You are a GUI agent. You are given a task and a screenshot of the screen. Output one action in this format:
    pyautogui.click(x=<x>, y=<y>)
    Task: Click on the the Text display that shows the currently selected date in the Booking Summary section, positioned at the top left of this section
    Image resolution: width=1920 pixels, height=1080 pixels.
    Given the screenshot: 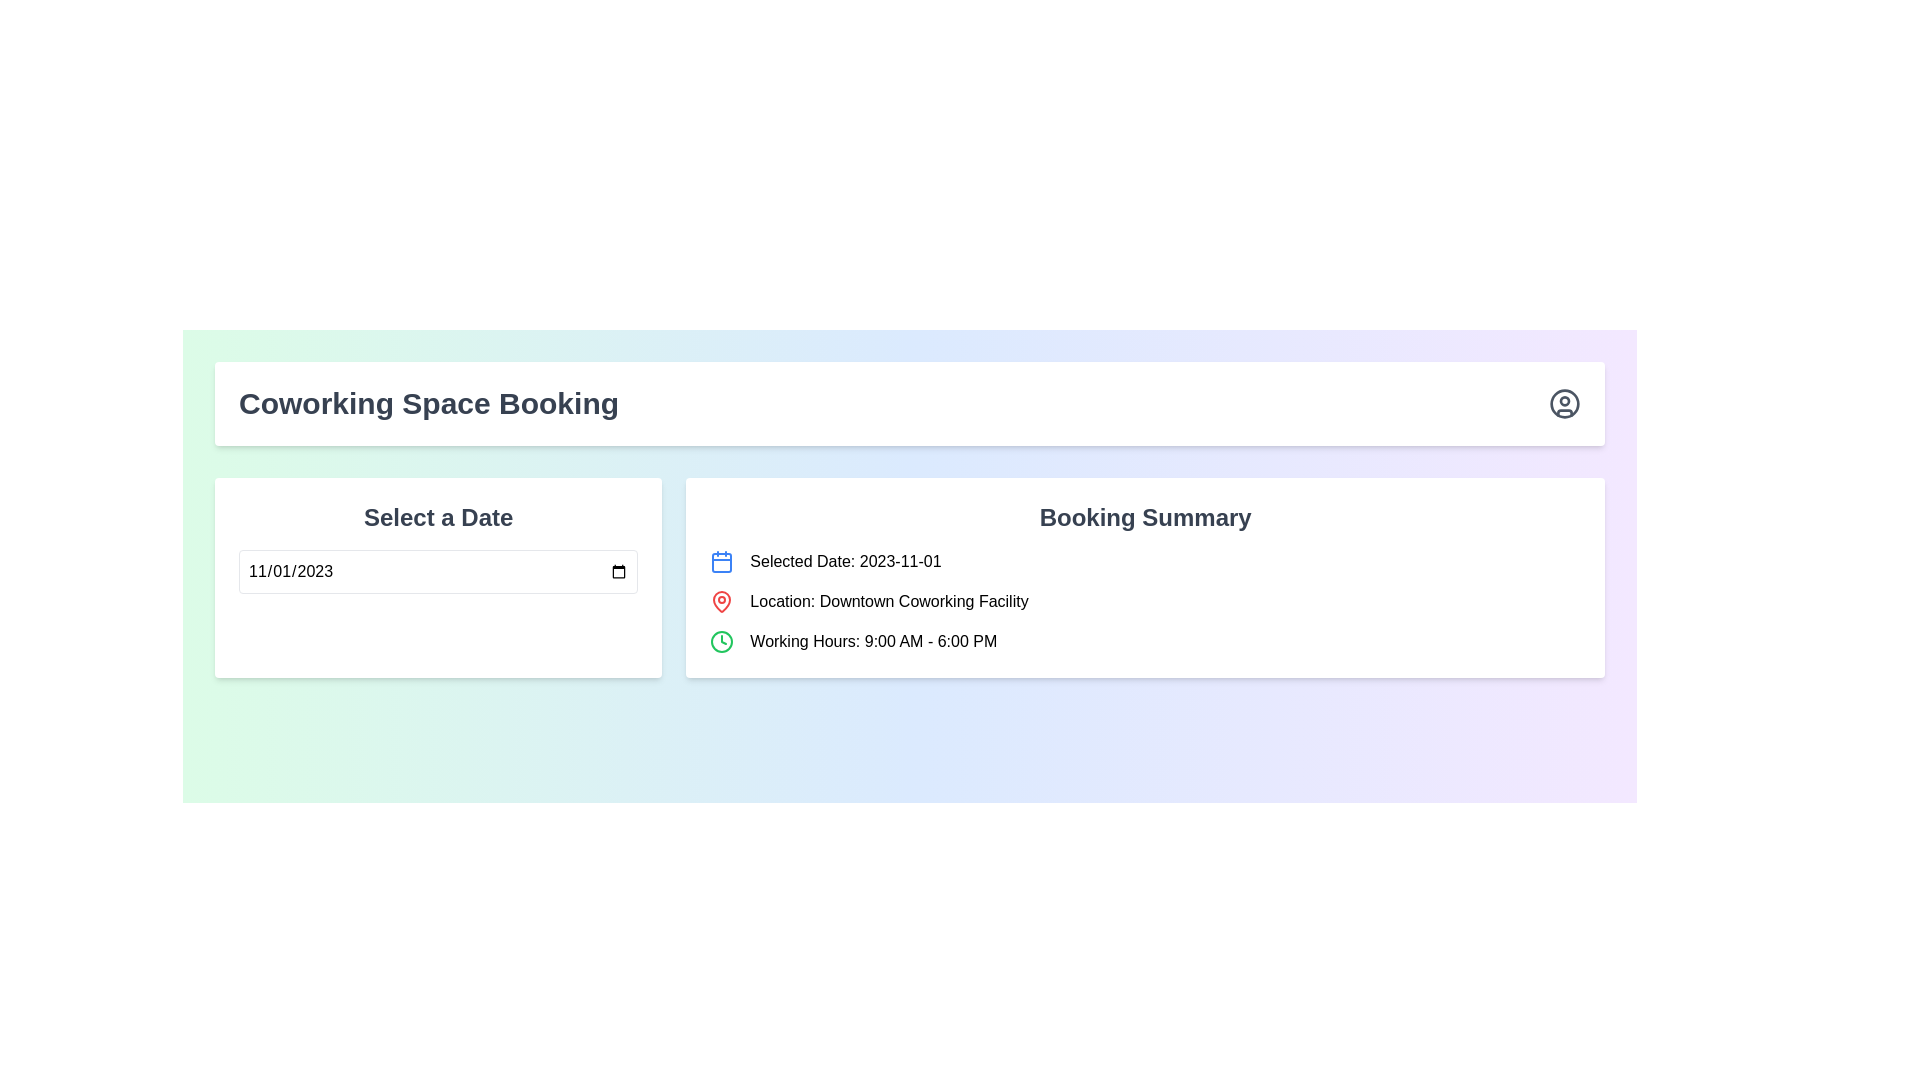 What is the action you would take?
    pyautogui.click(x=845, y=562)
    